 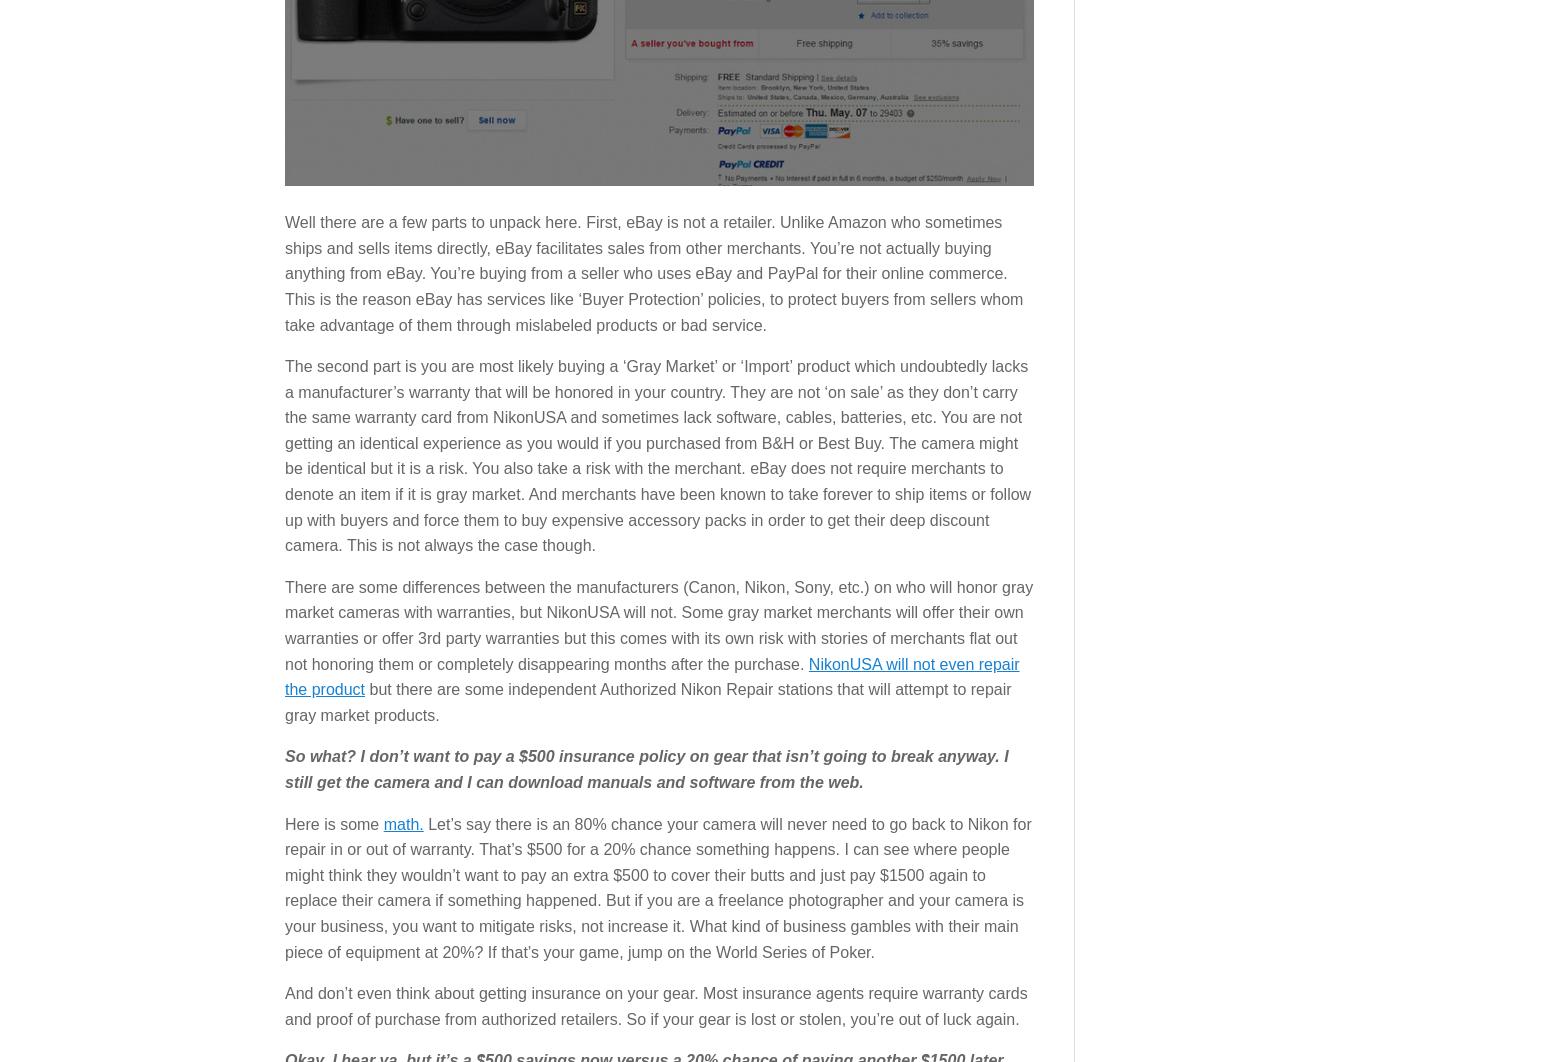 What do you see at coordinates (307, 533) in the screenshot?
I see `'Gear Reviews'` at bounding box center [307, 533].